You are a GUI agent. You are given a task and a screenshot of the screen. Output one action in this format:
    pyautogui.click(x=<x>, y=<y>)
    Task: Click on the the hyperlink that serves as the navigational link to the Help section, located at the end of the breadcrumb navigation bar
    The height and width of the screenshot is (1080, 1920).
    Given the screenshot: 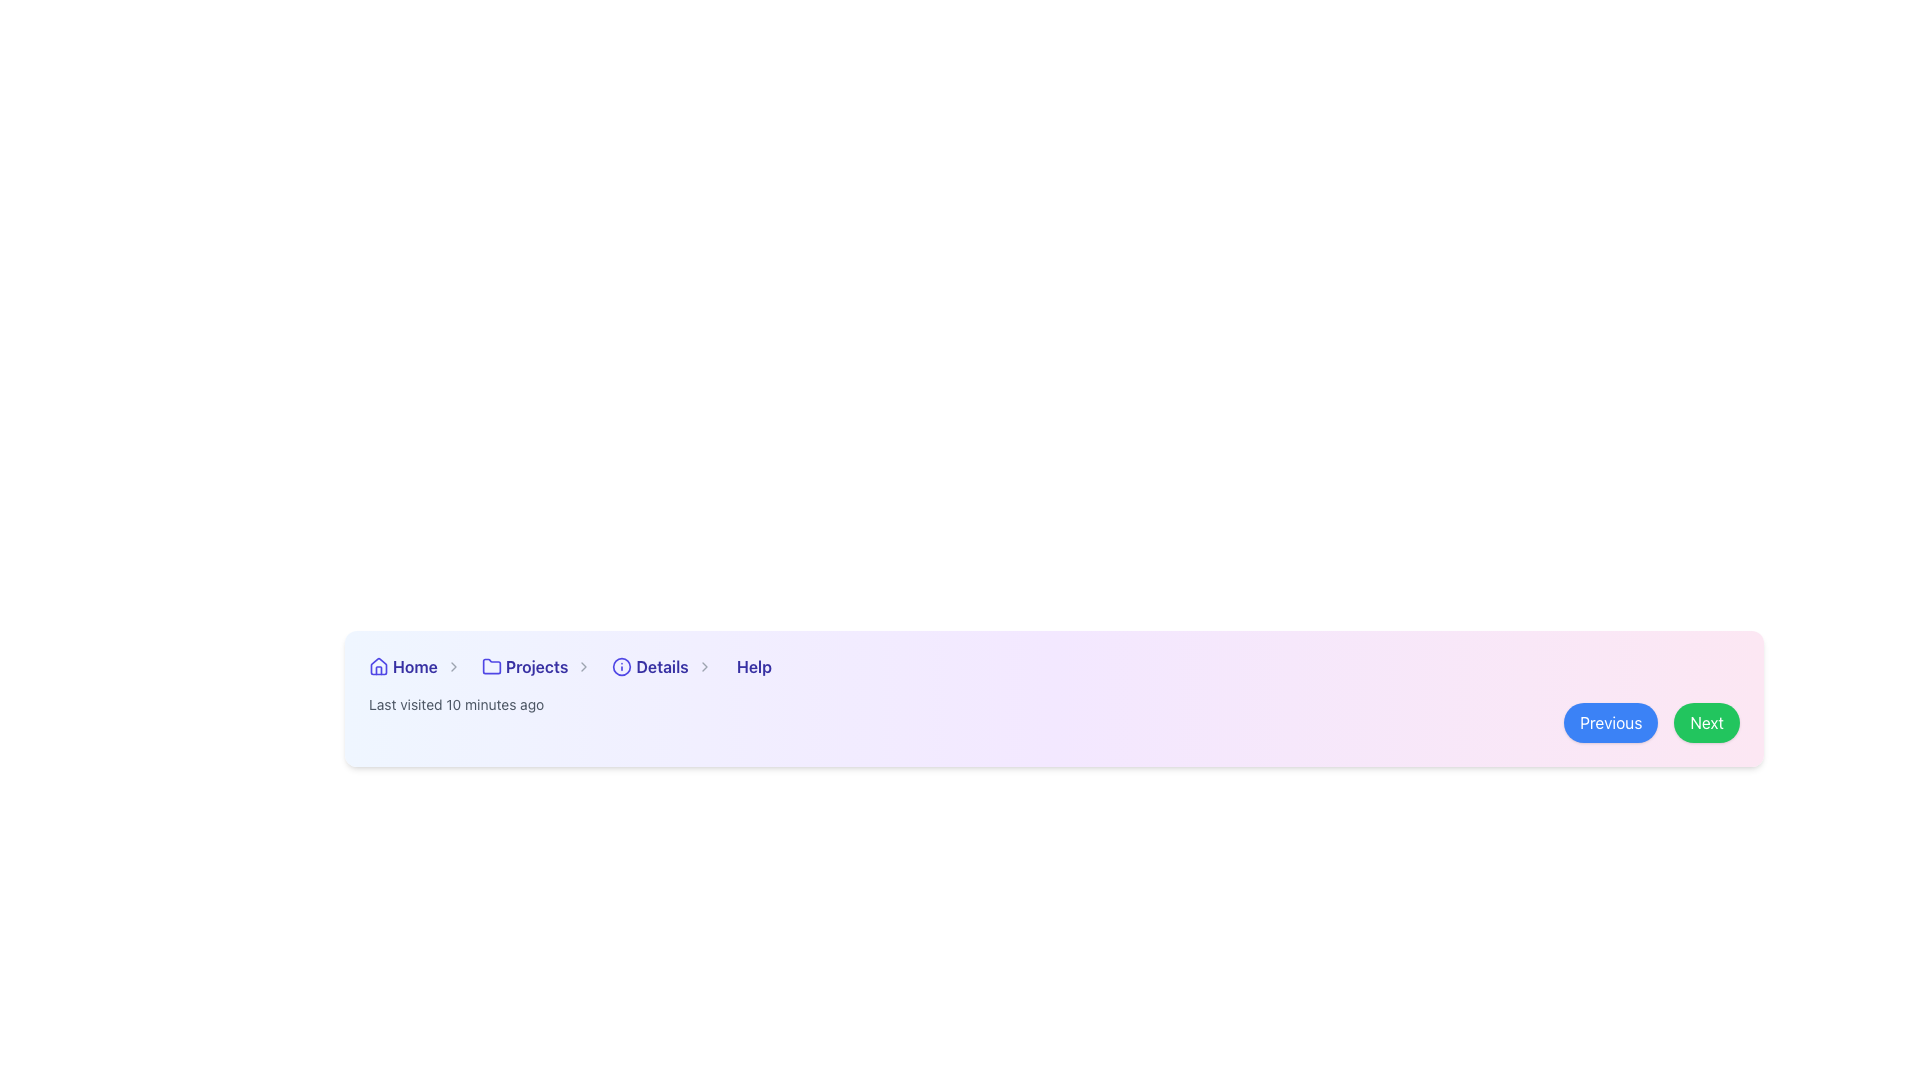 What is the action you would take?
    pyautogui.click(x=751, y=667)
    